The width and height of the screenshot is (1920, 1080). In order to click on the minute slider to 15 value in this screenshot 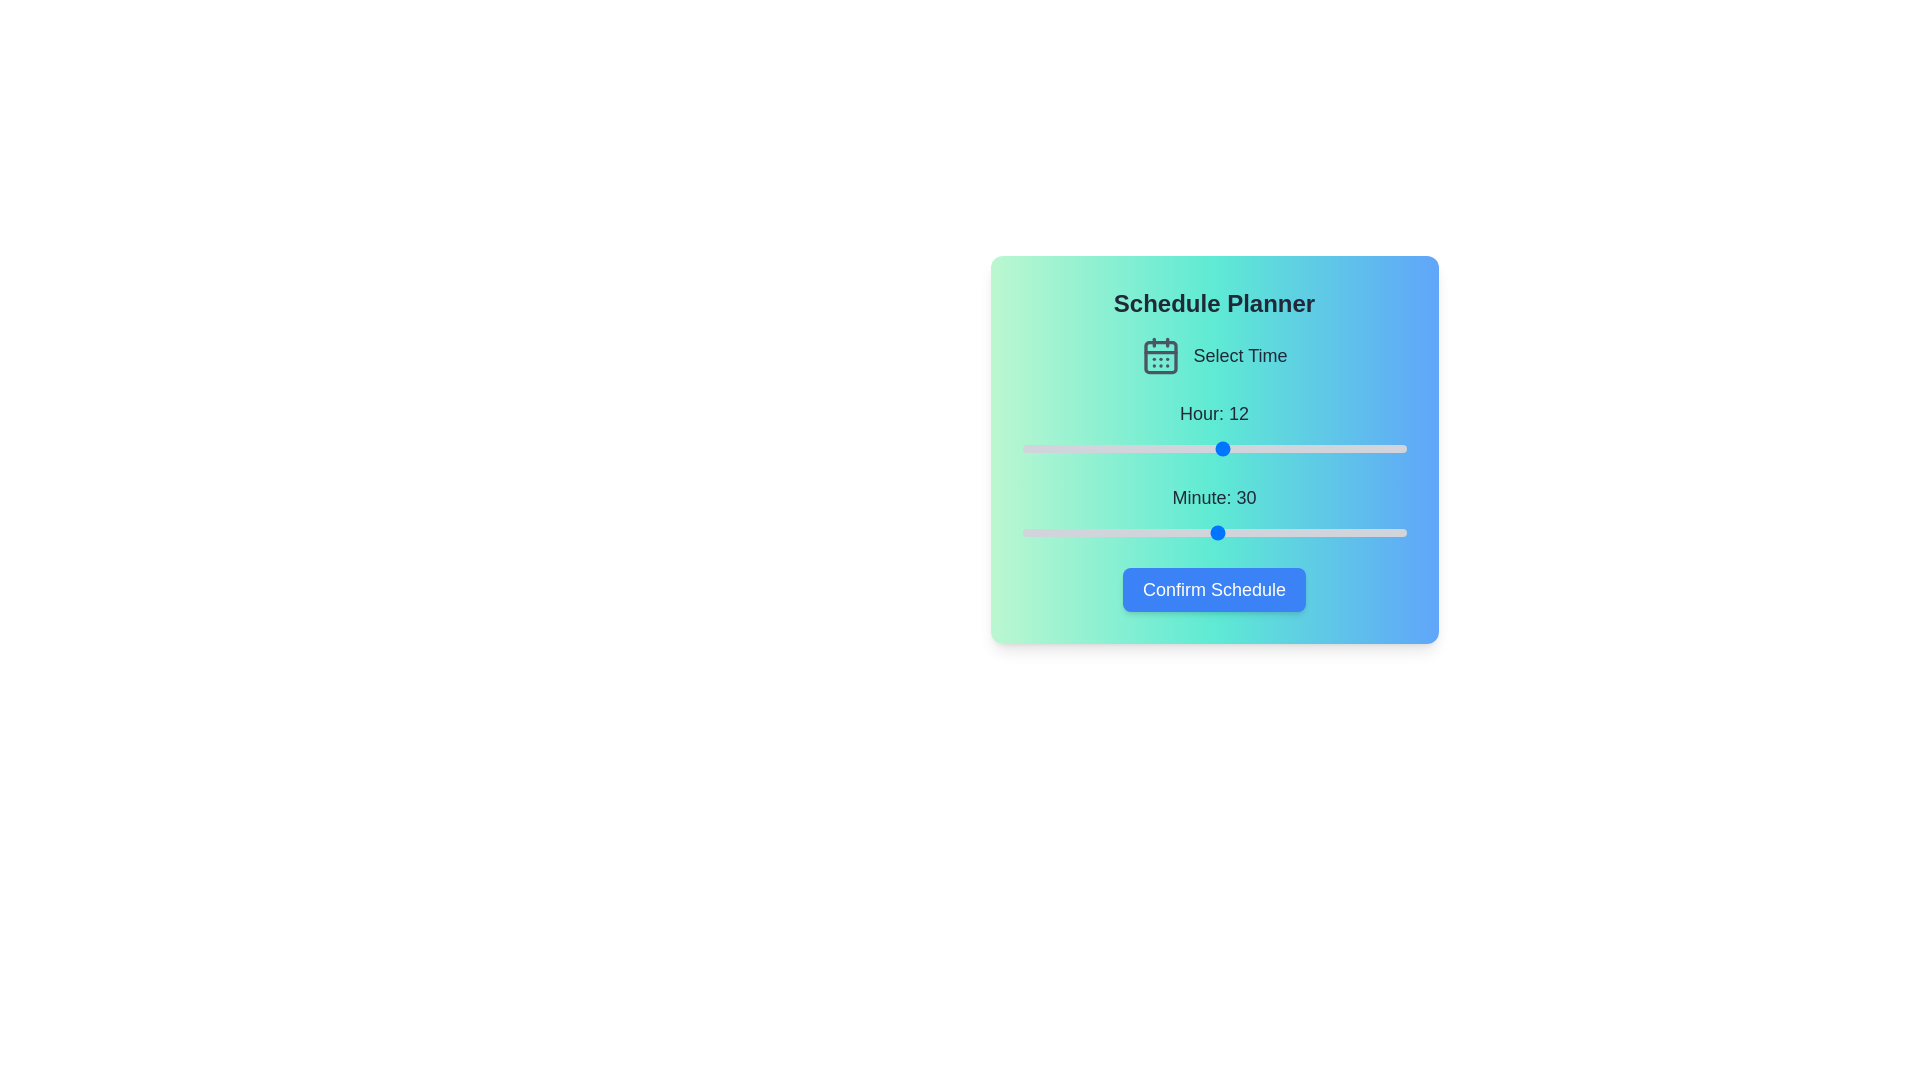, I will do `click(1120, 531)`.